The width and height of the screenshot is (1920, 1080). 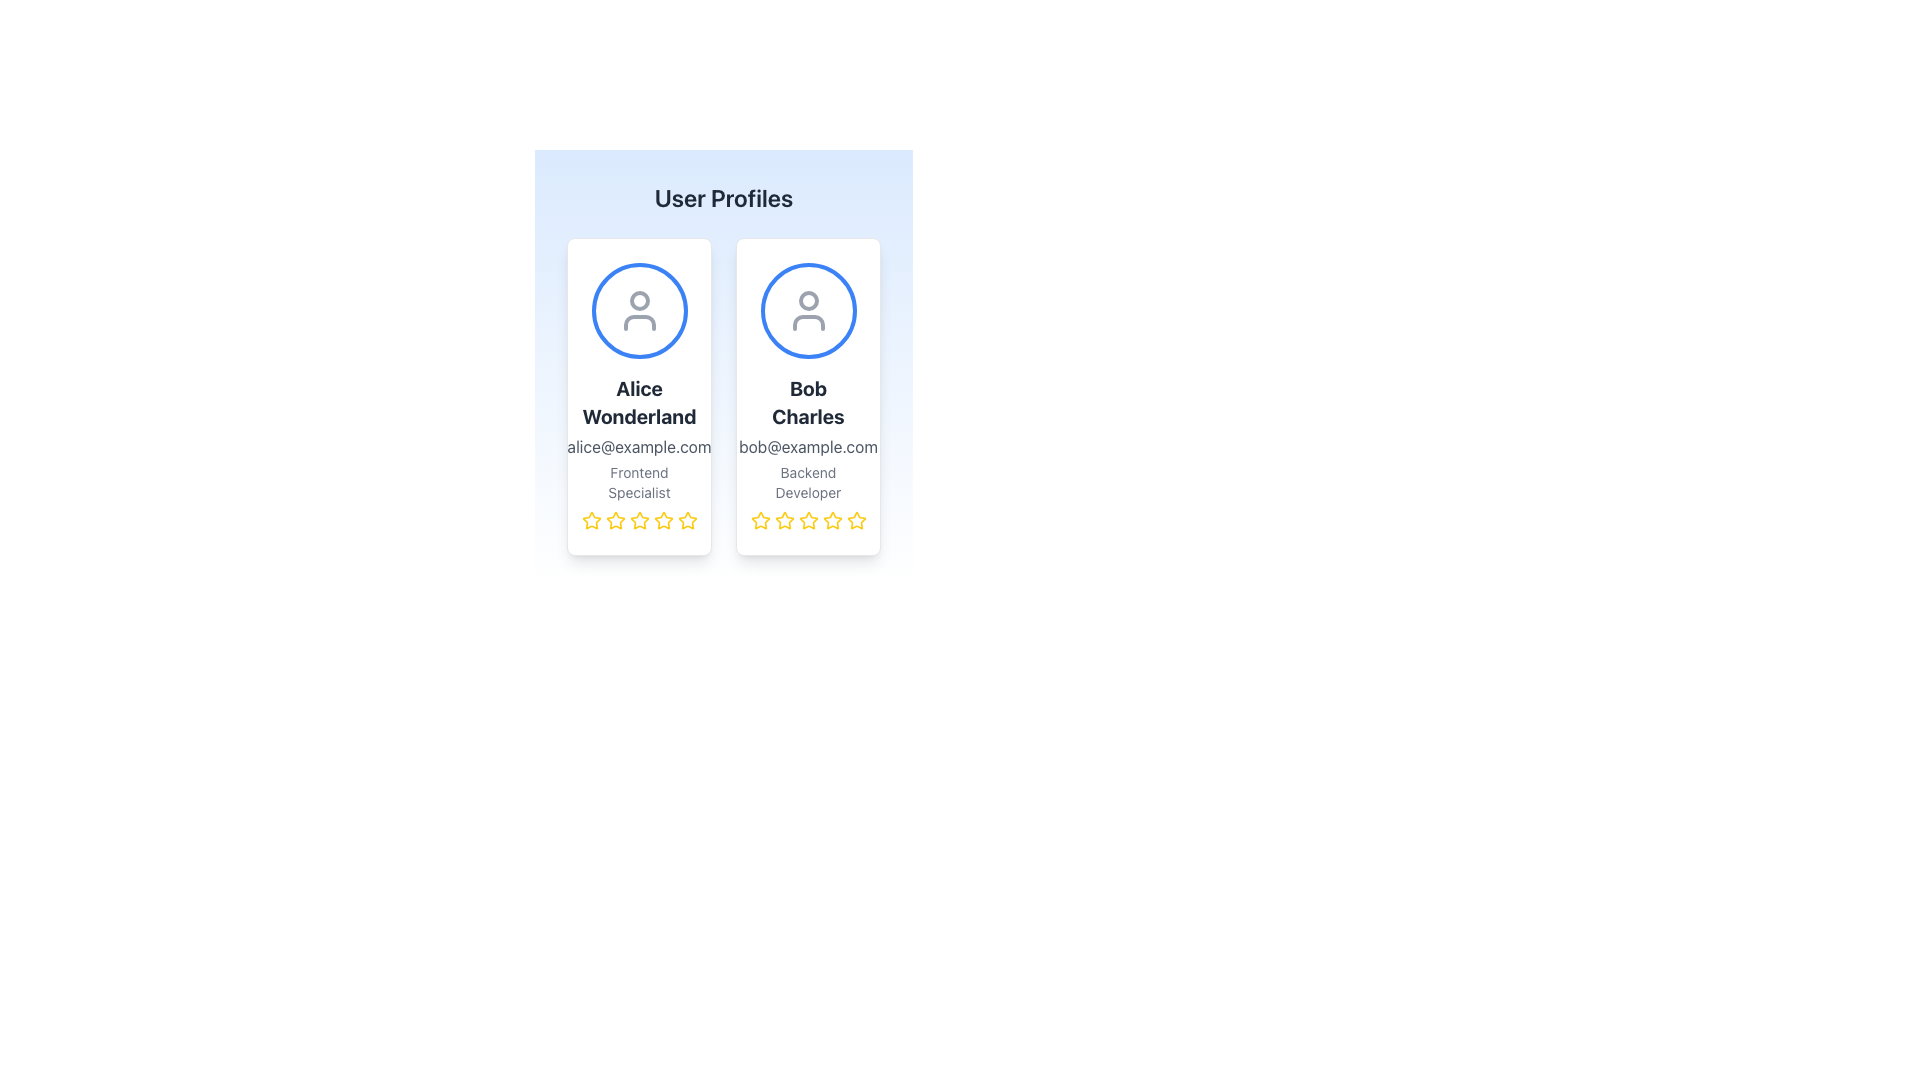 I want to click on the user profile icon located at the top center of the profile card, which visually represents the user, so click(x=808, y=311).